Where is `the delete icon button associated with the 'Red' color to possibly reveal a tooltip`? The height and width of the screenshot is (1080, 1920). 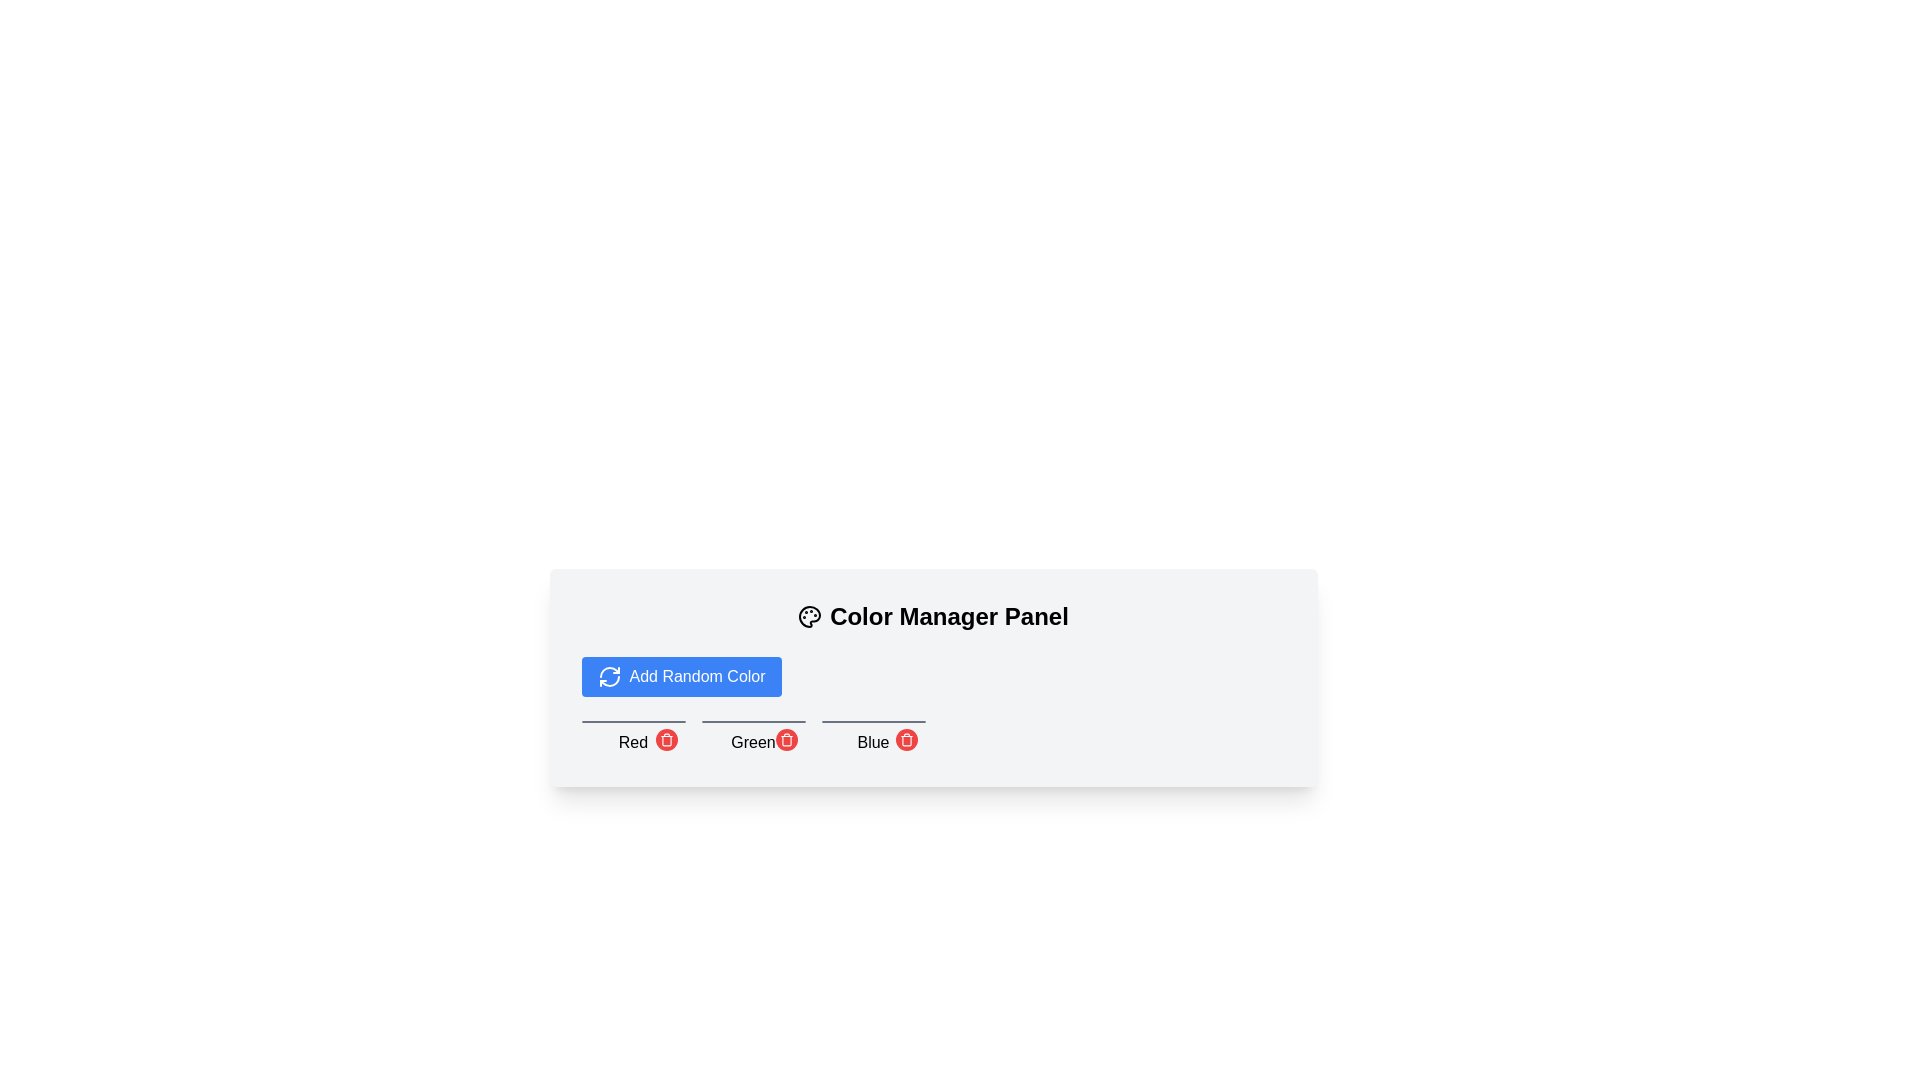 the delete icon button associated with the 'Red' color to possibly reveal a tooltip is located at coordinates (666, 740).